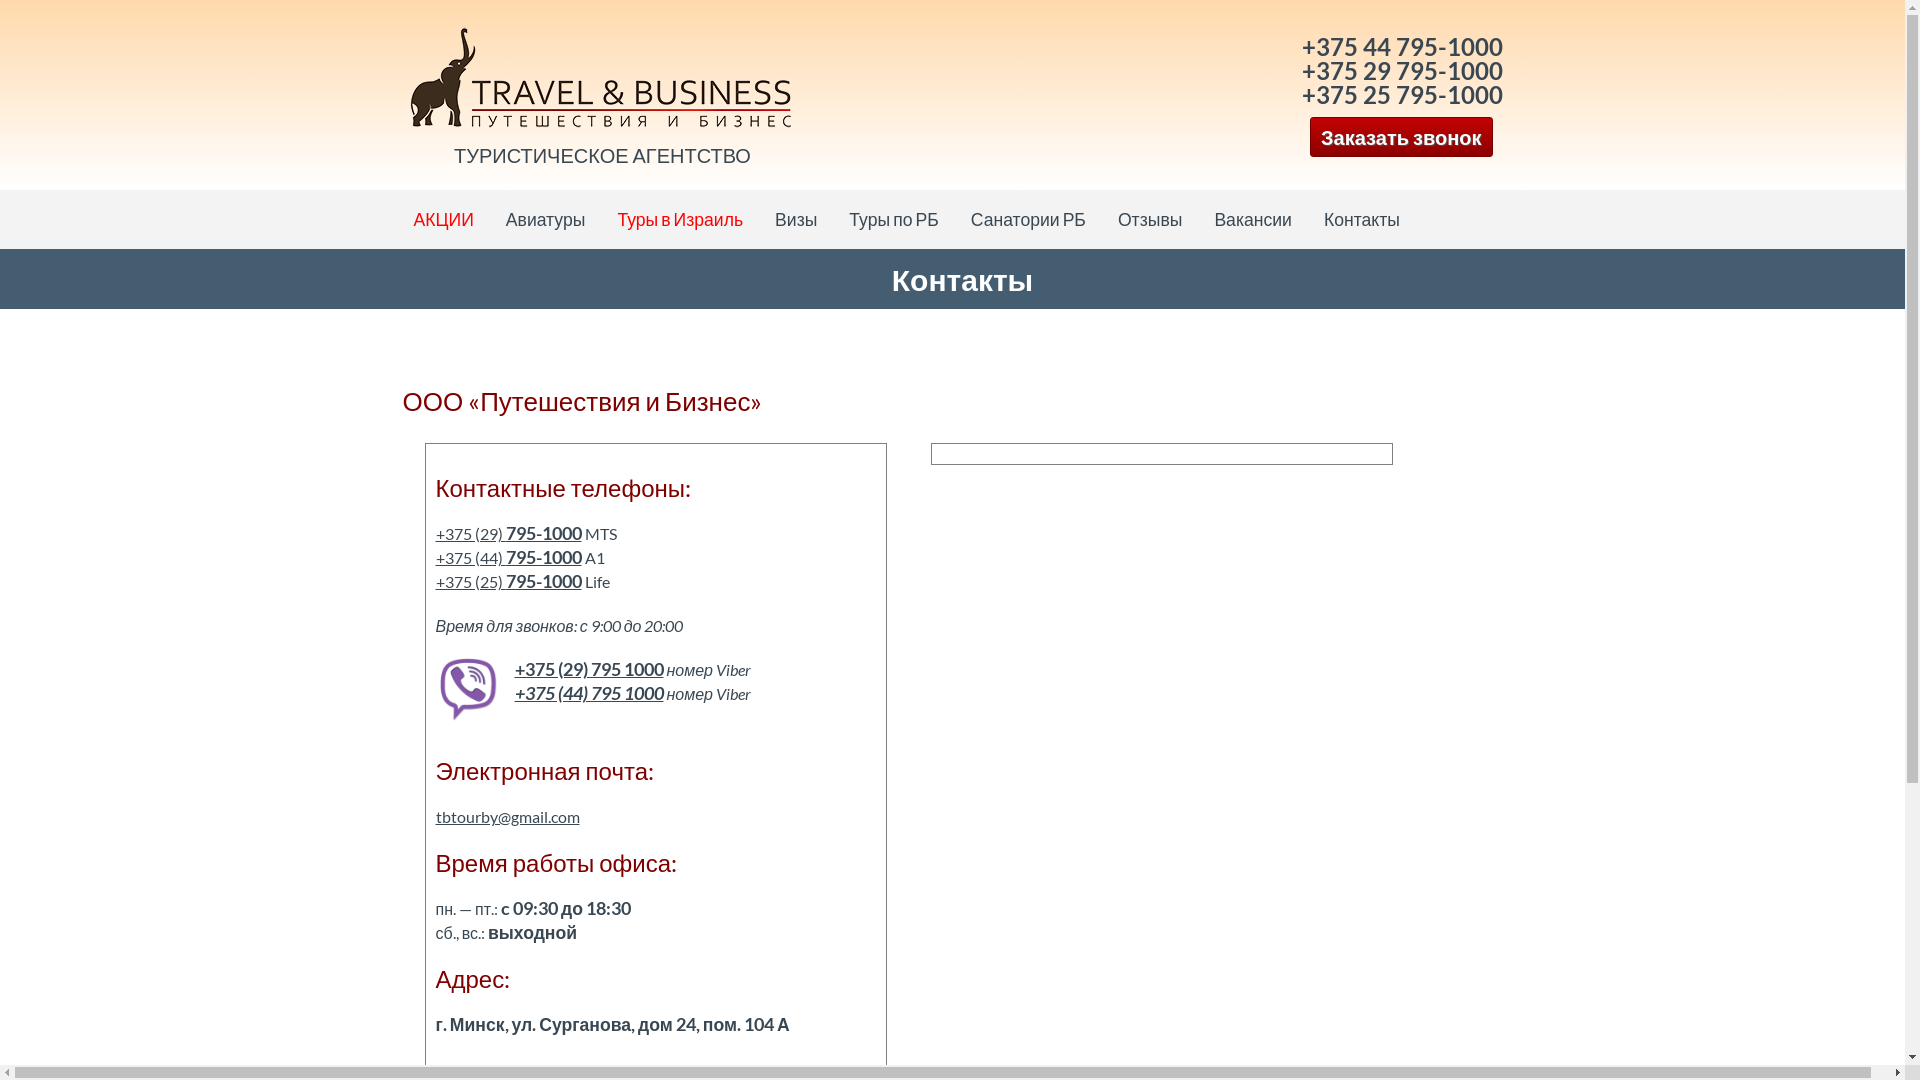  Describe the element at coordinates (1401, 45) in the screenshot. I see `'+375 44 795-1000'` at that location.